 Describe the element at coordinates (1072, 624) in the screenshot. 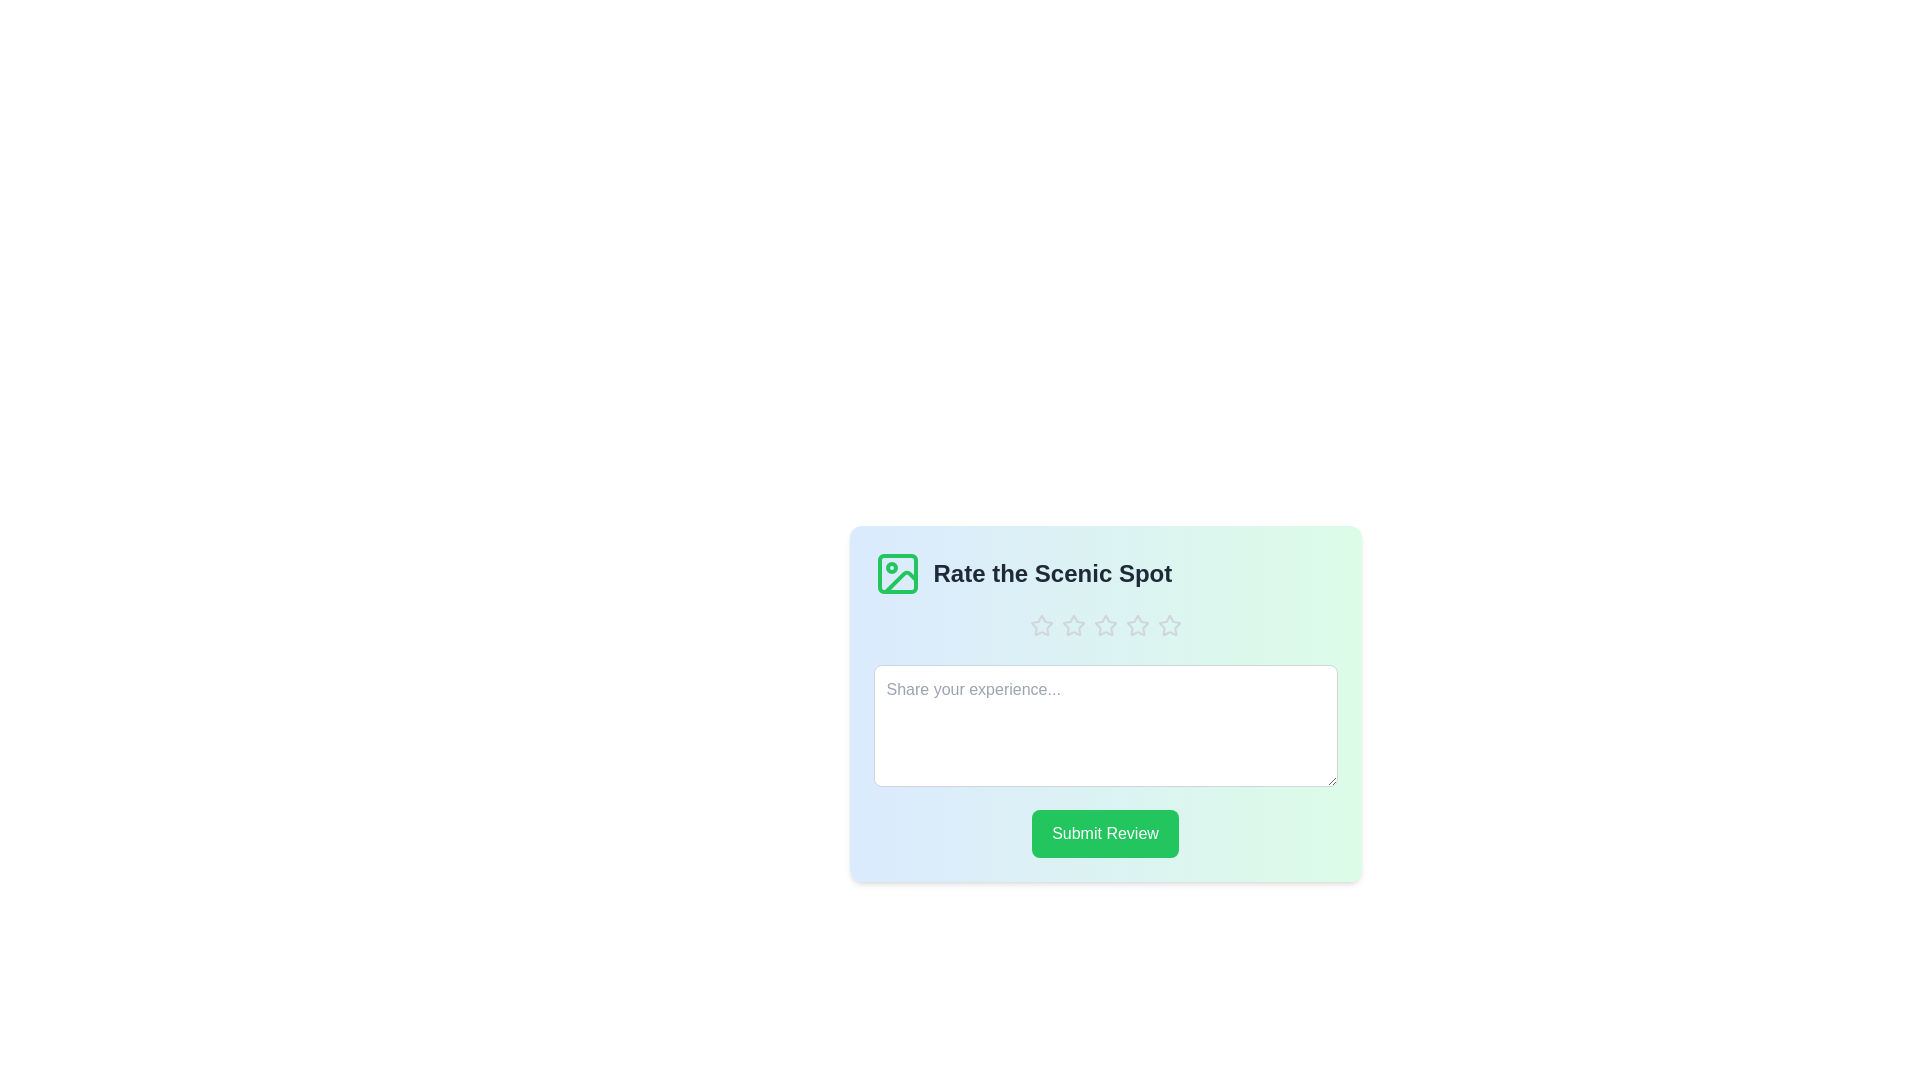

I see `the rating to 2 stars by clicking on the corresponding star icon` at that location.